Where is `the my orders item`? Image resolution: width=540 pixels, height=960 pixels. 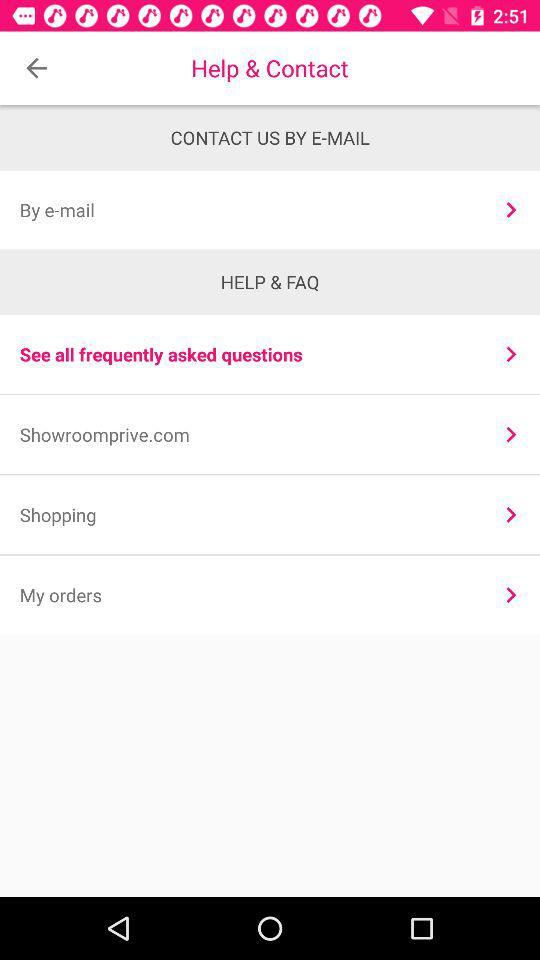
the my orders item is located at coordinates (247, 595).